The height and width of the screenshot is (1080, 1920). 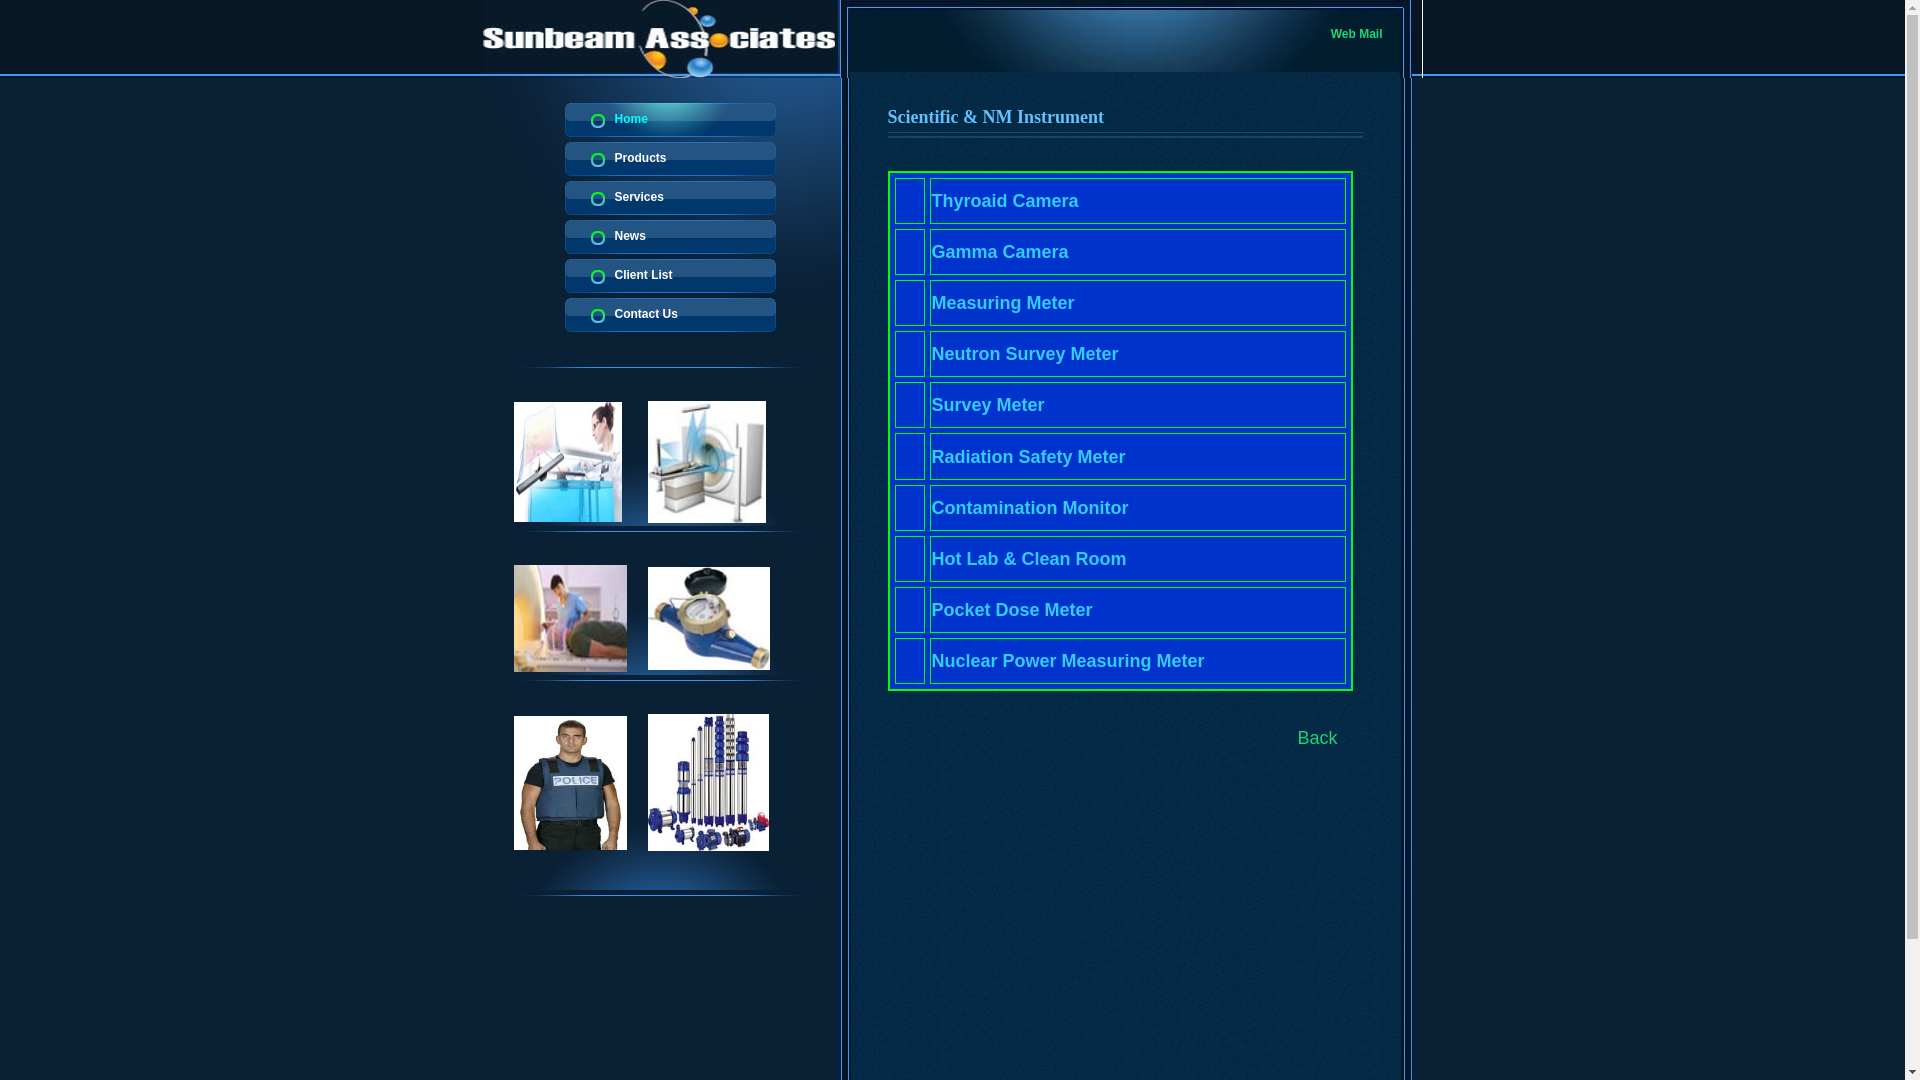 What do you see at coordinates (669, 235) in the screenshot?
I see `'News'` at bounding box center [669, 235].